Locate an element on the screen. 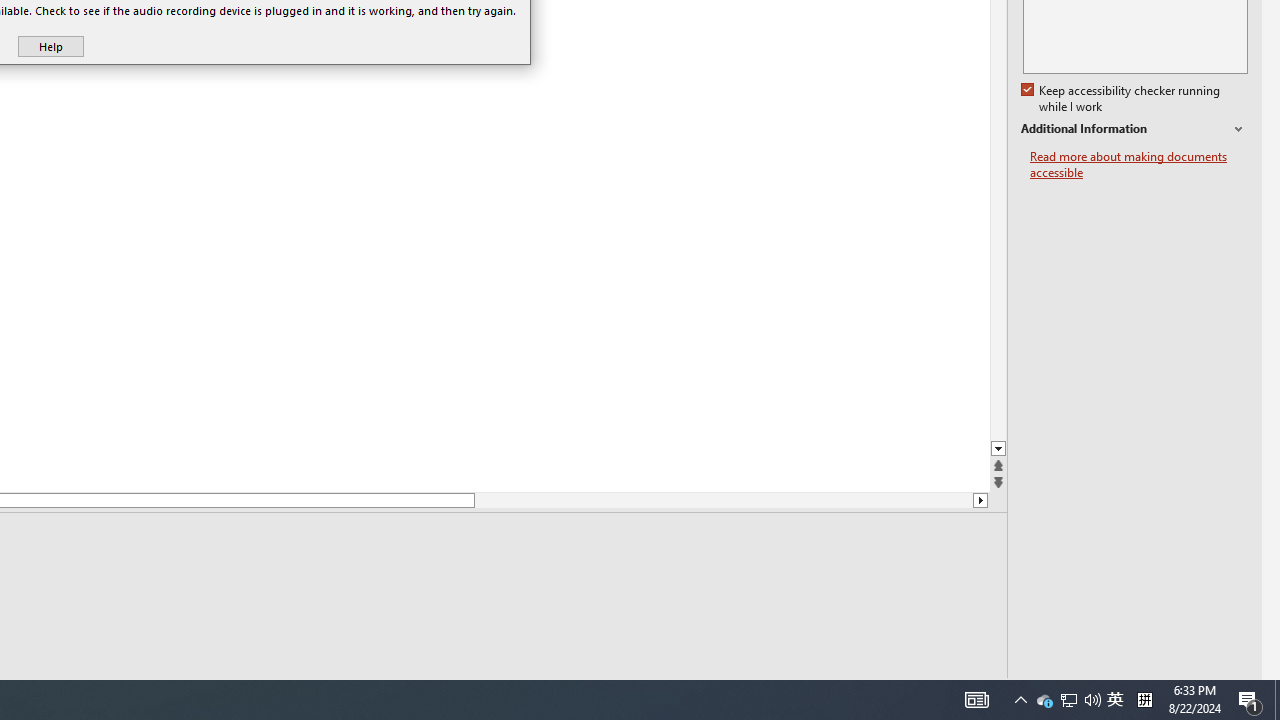  'Read more about making documents accessible' is located at coordinates (1139, 163).